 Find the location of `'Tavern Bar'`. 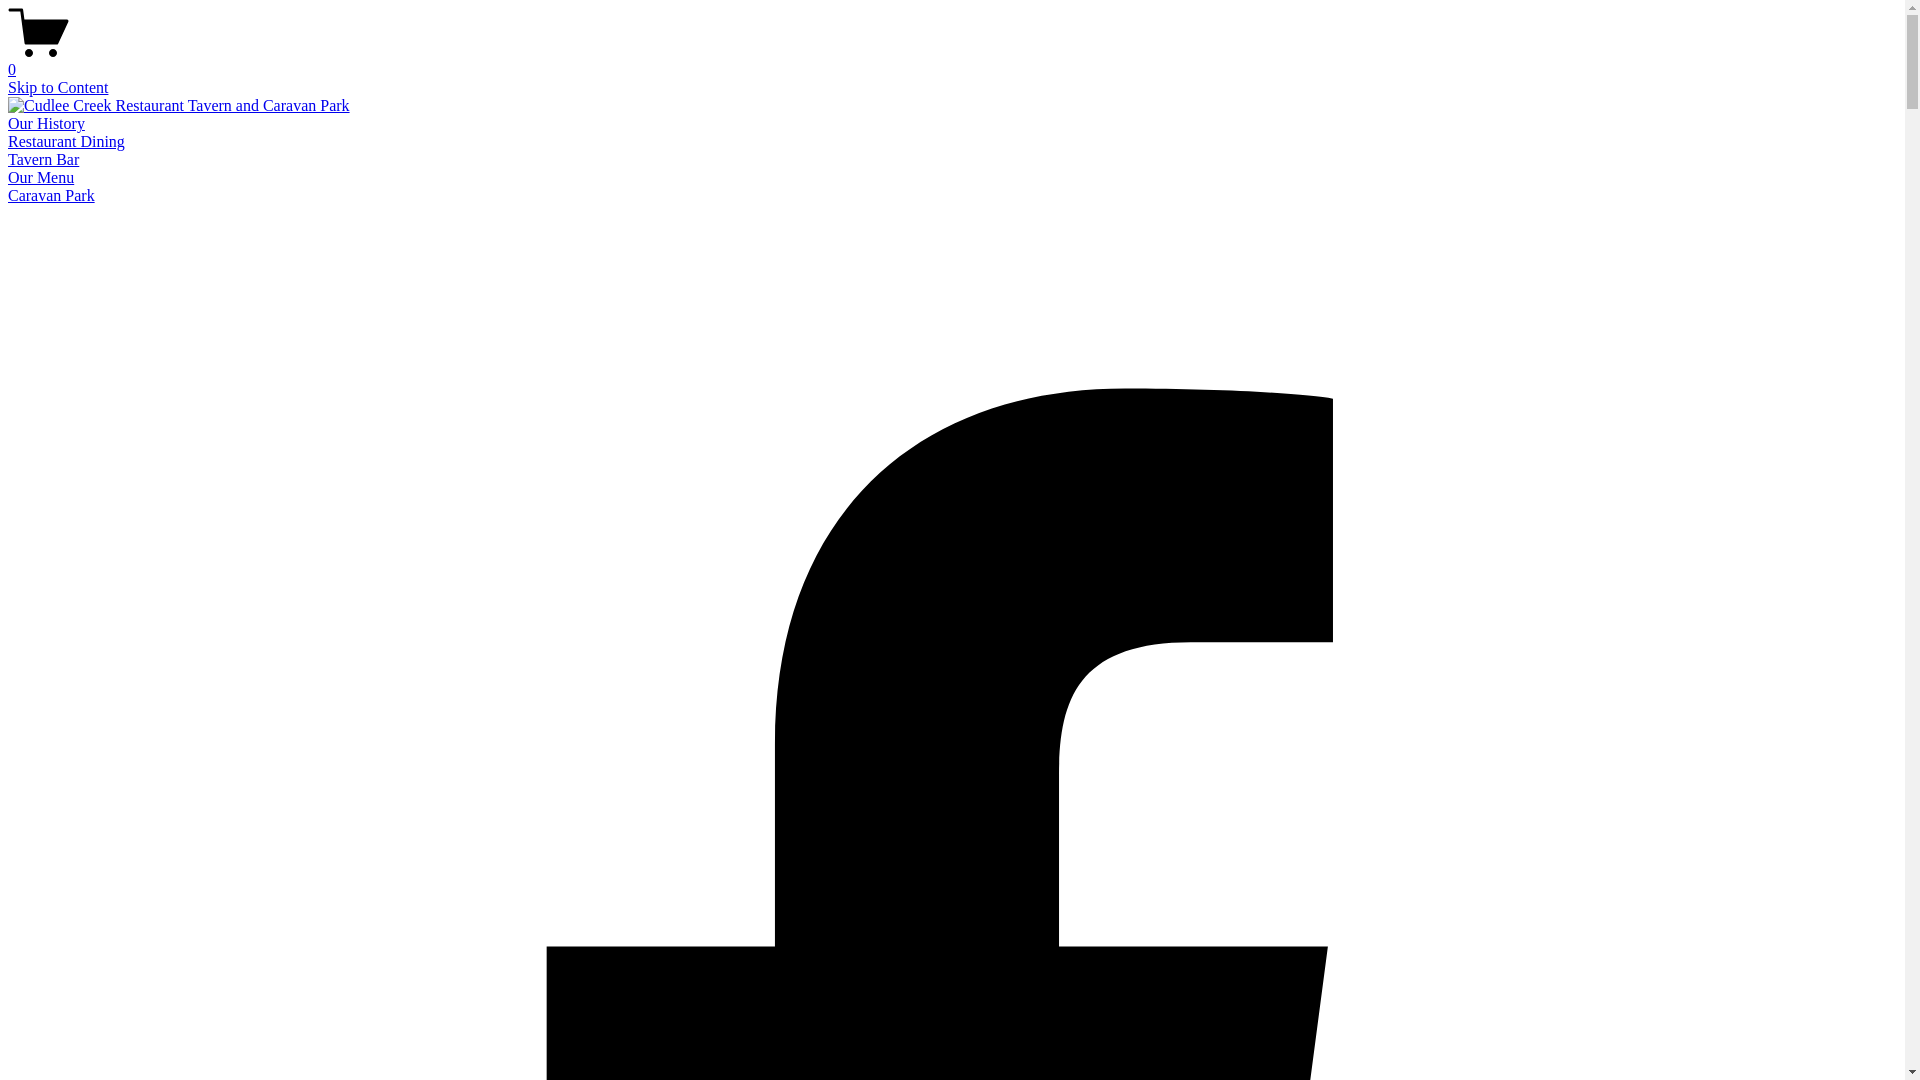

'Tavern Bar' is located at coordinates (43, 158).